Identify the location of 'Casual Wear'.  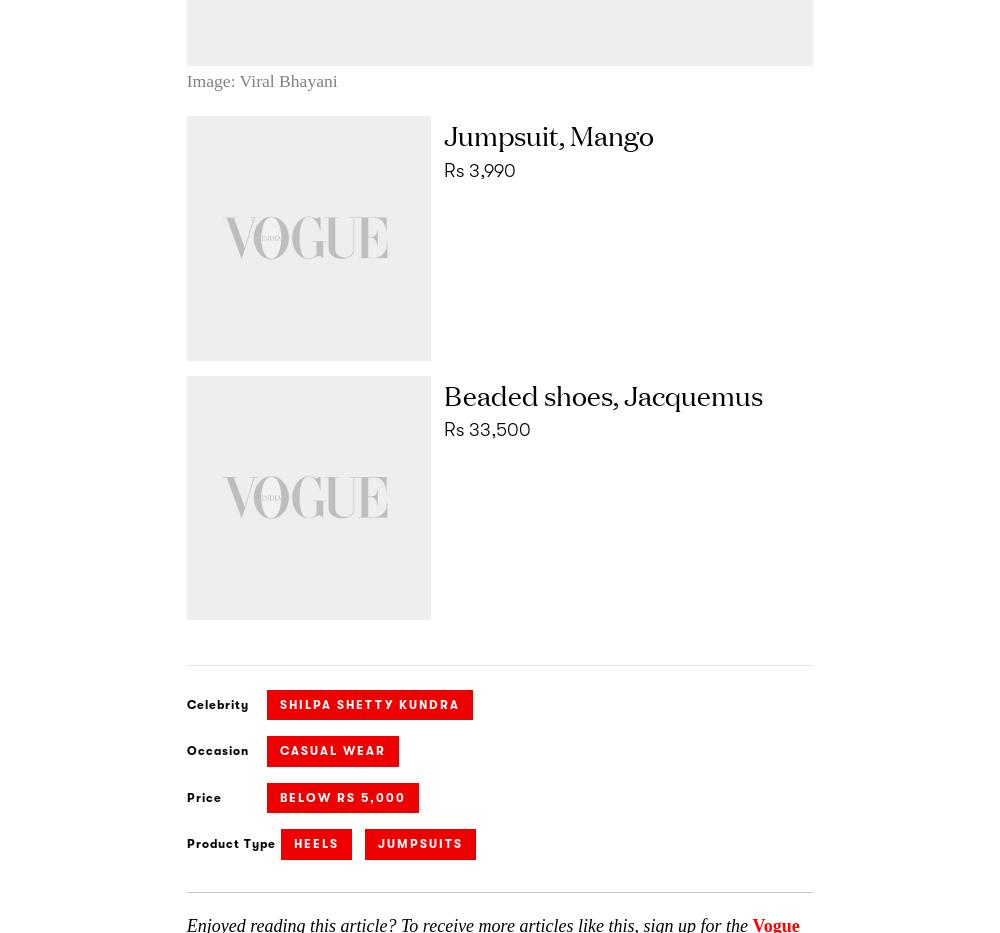
(331, 749).